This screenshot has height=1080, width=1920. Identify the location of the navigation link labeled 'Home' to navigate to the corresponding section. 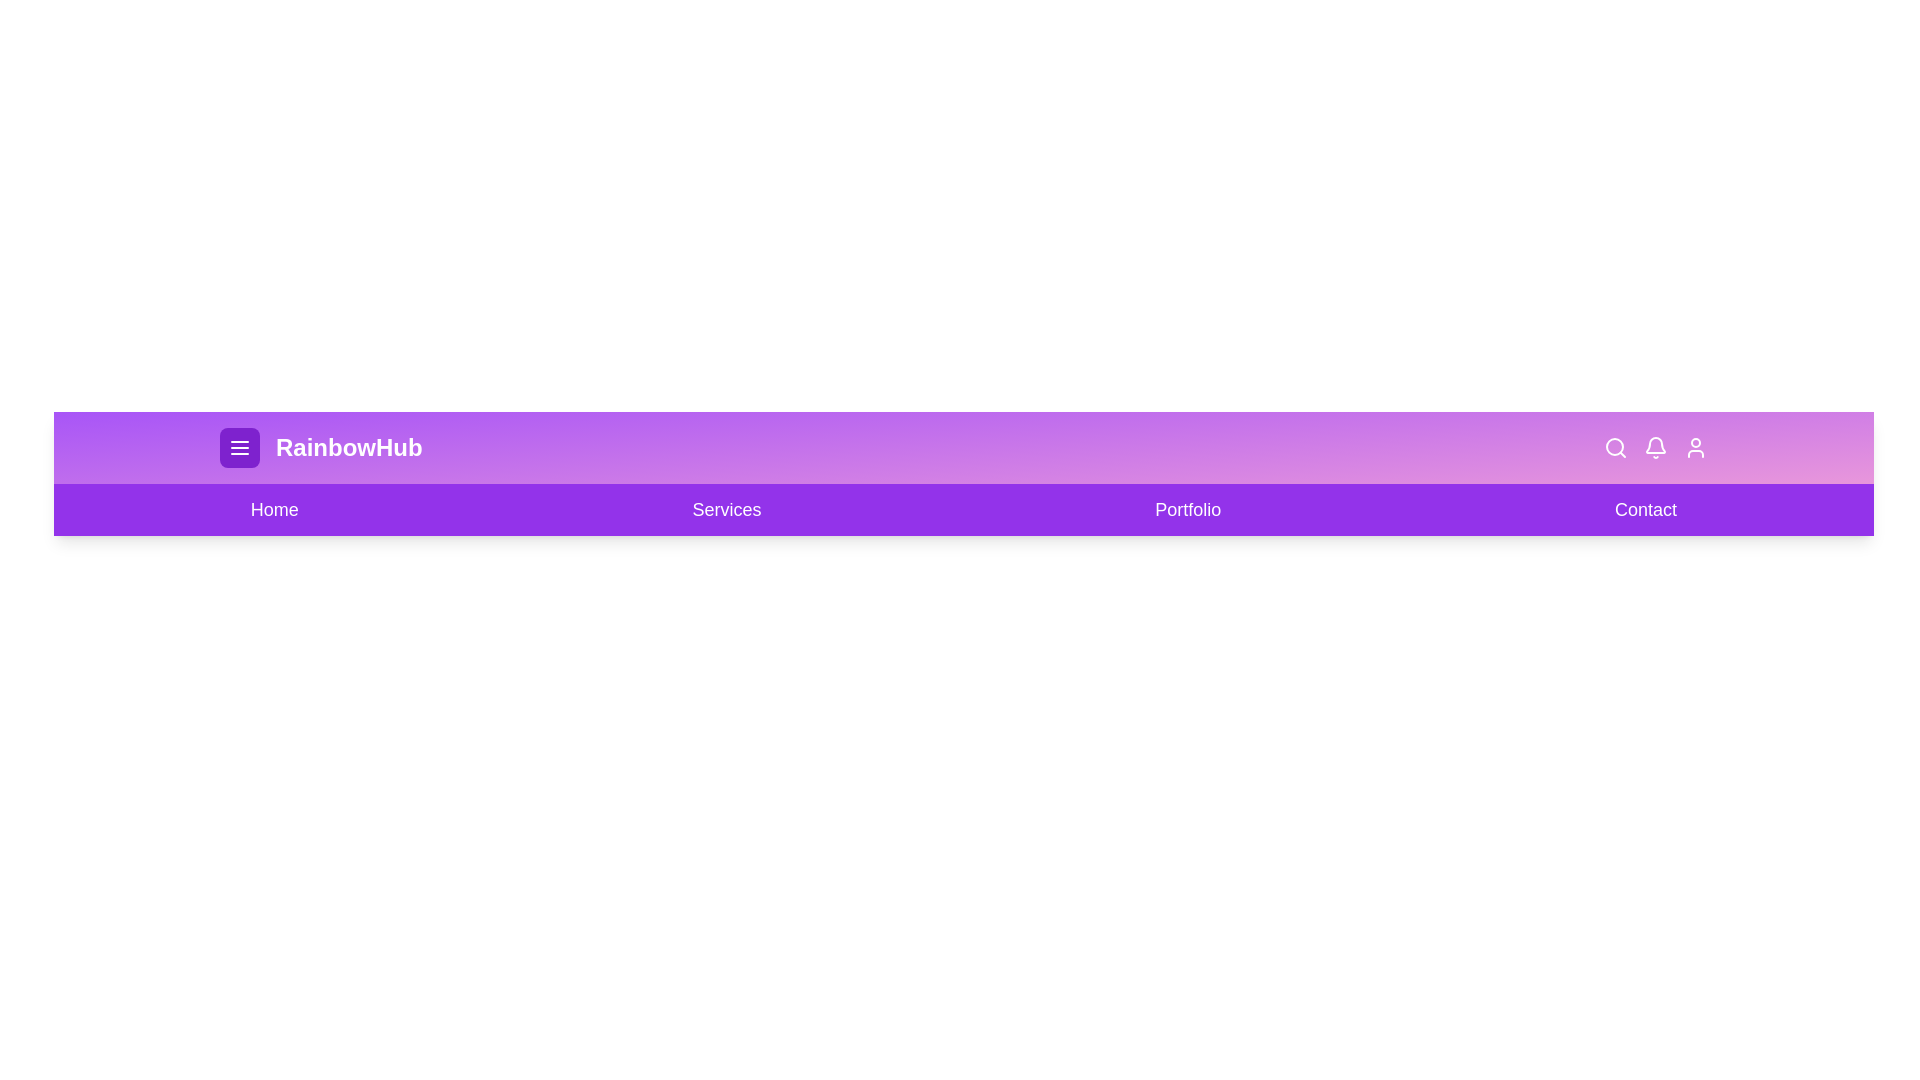
(272, 508).